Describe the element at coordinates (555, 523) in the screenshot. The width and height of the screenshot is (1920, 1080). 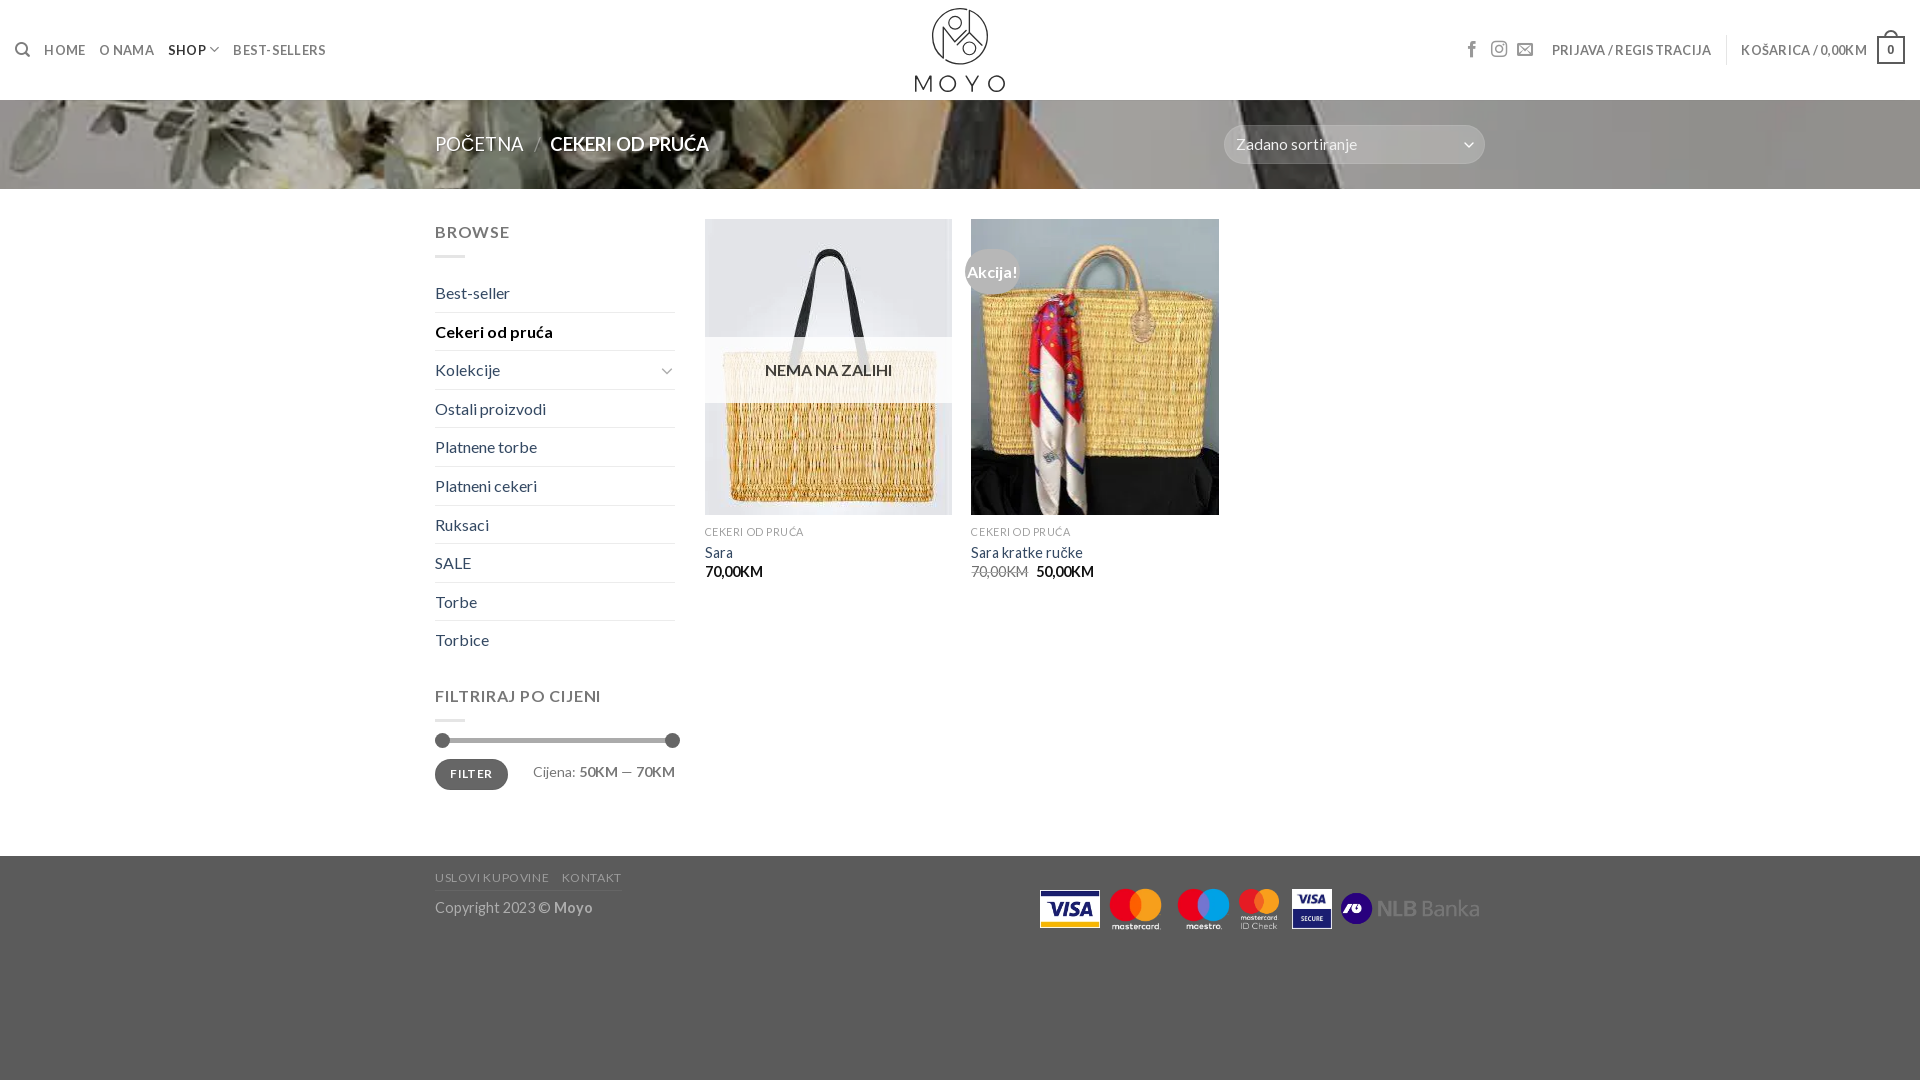
I see `'Ruksaci'` at that location.